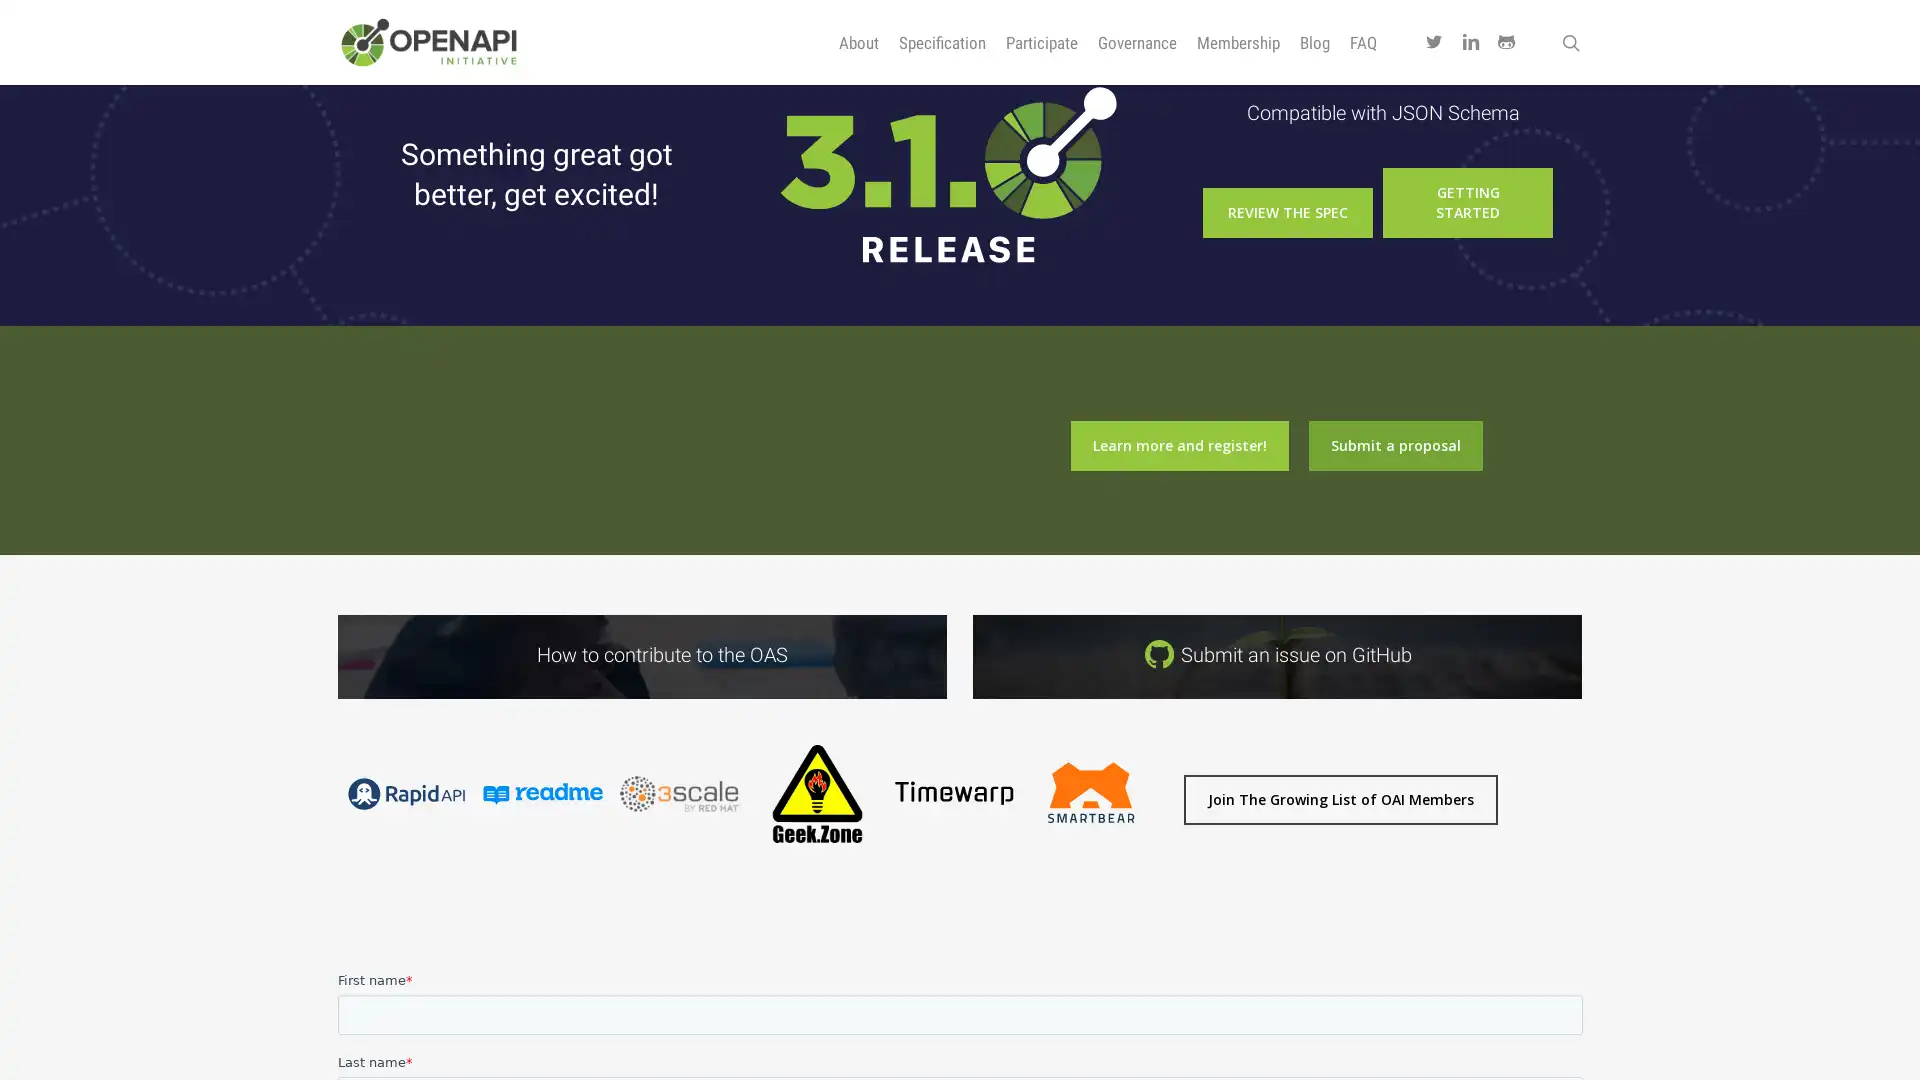 This screenshot has height=1080, width=1920. What do you see at coordinates (326, 859) in the screenshot?
I see `Previous` at bounding box center [326, 859].